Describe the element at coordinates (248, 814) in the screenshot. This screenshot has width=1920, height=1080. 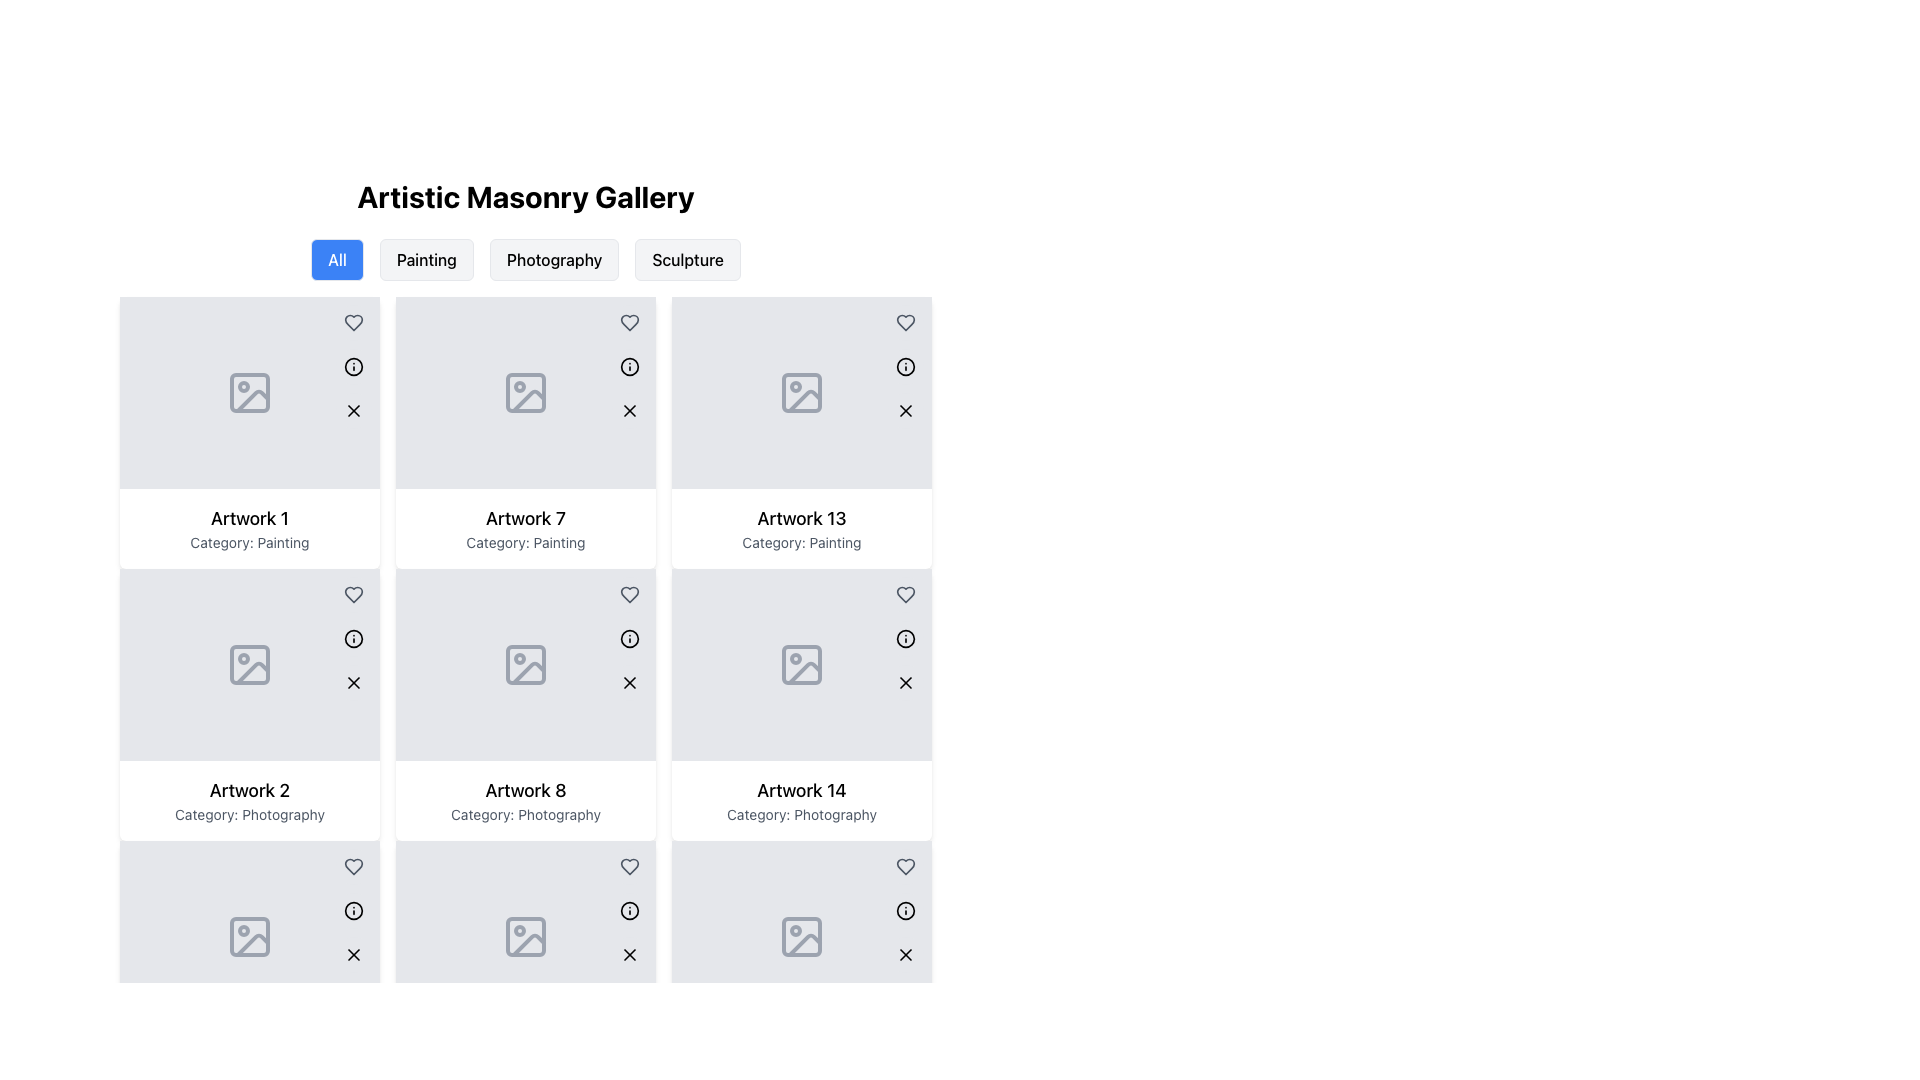
I see `the static text element that provides category information for the artwork depicted in the card located directly below 'Artwork 2' in the second row of the grid` at that location.